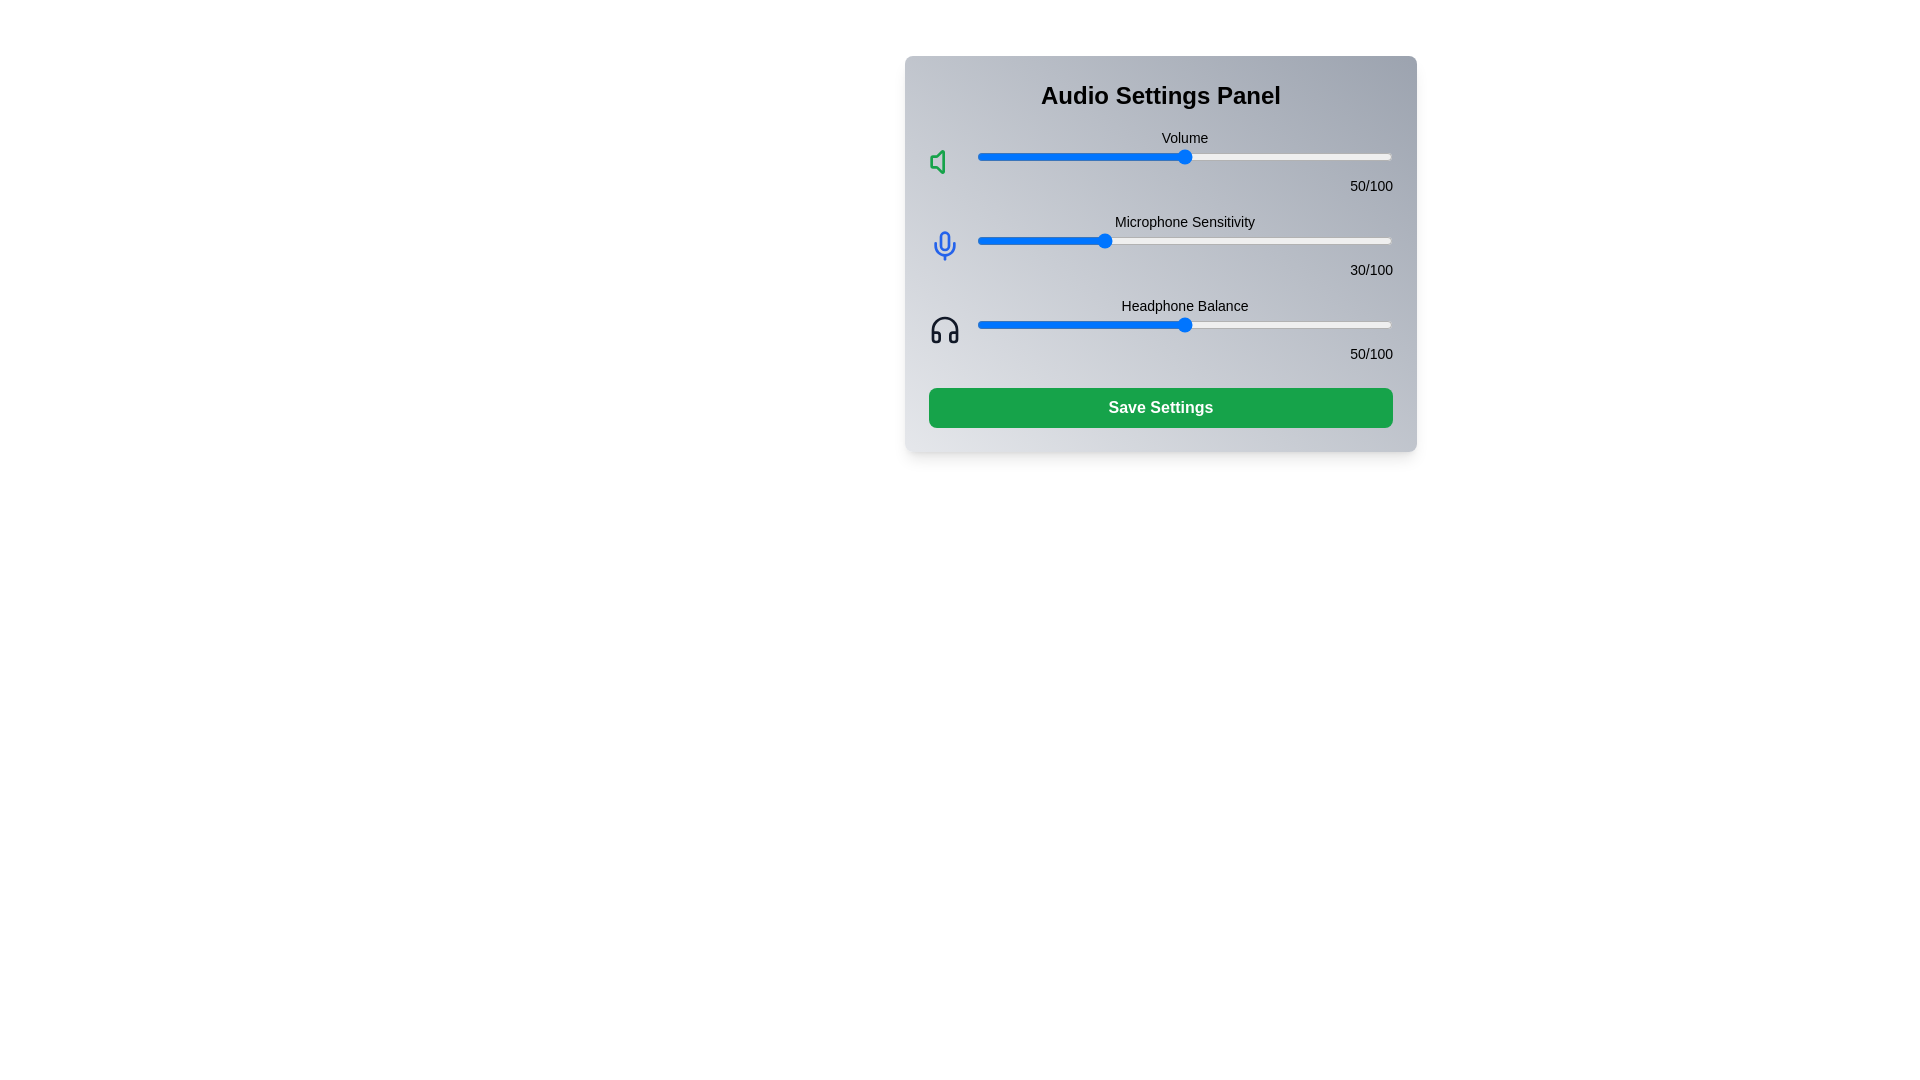  I want to click on the microphone sensitivity, so click(1355, 239).